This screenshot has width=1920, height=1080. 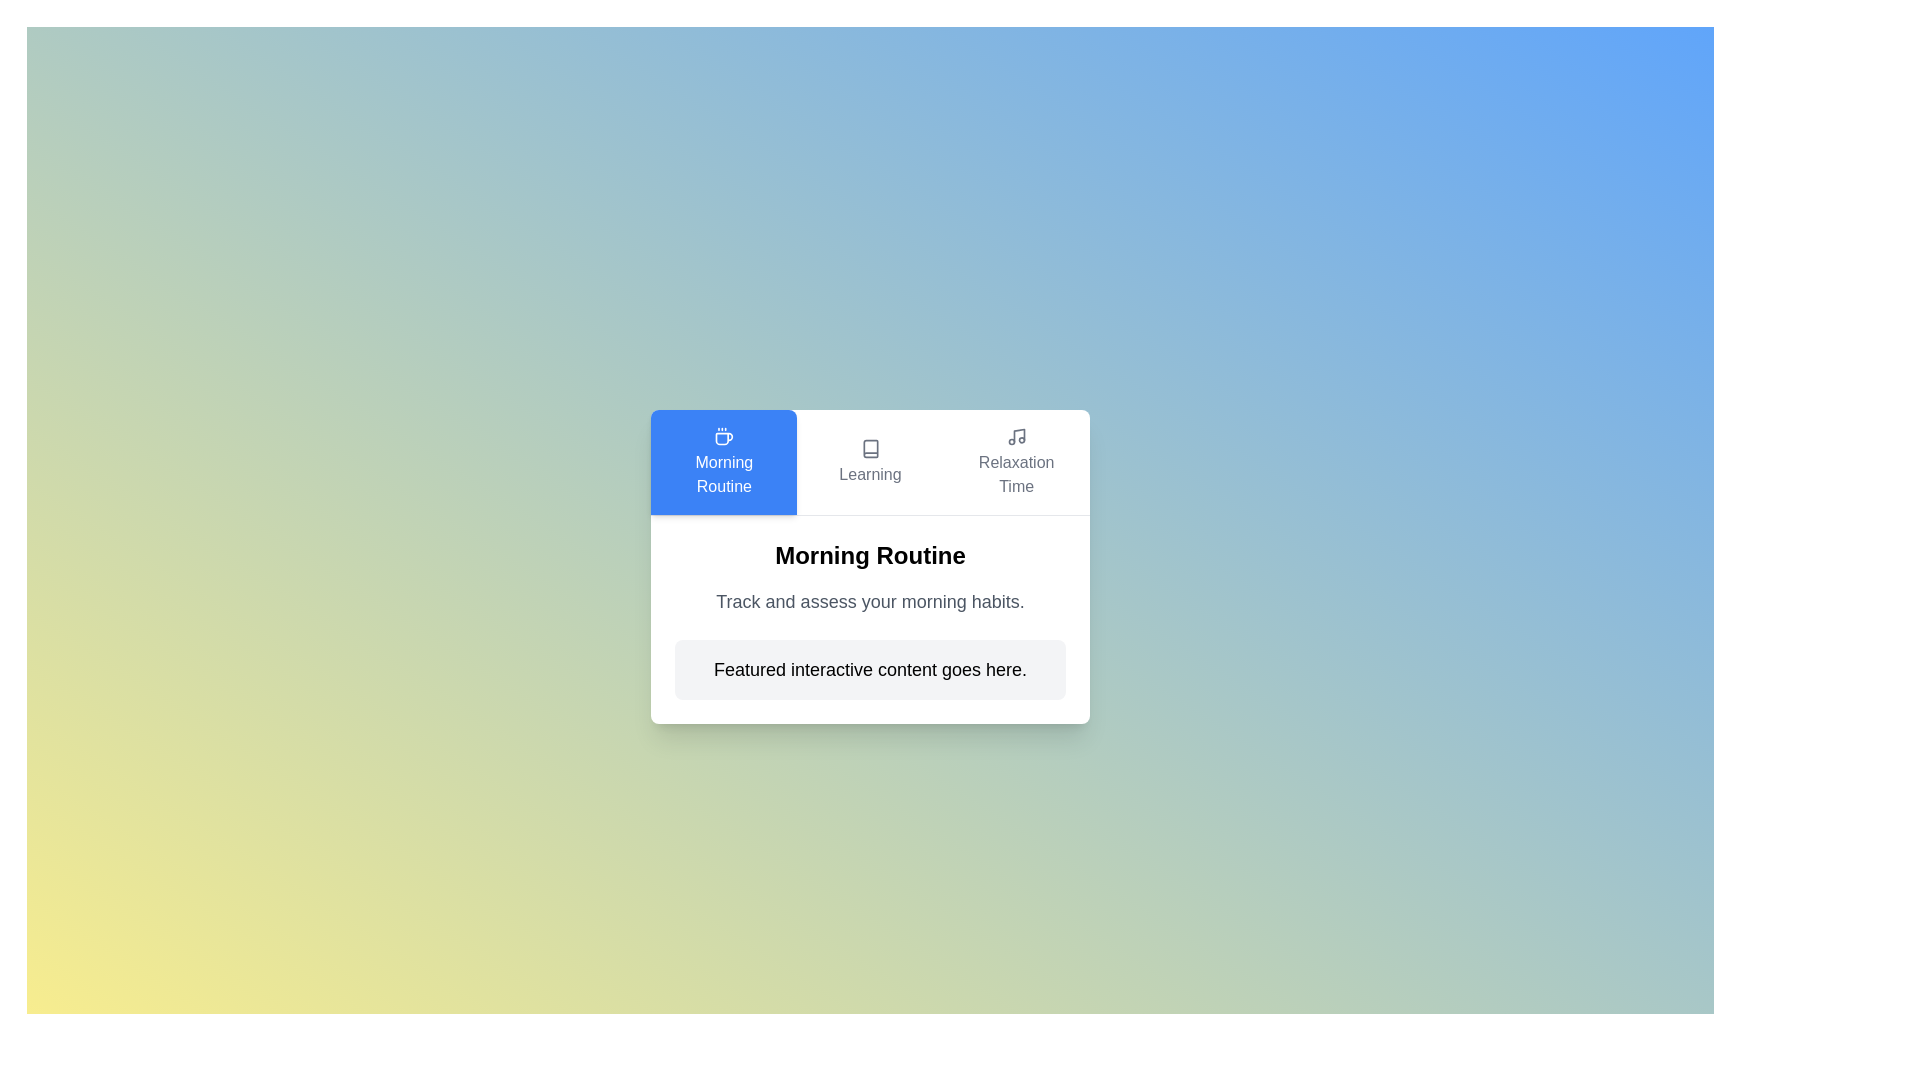 I want to click on the text in the tab labeled Morning Routine, so click(x=723, y=462).